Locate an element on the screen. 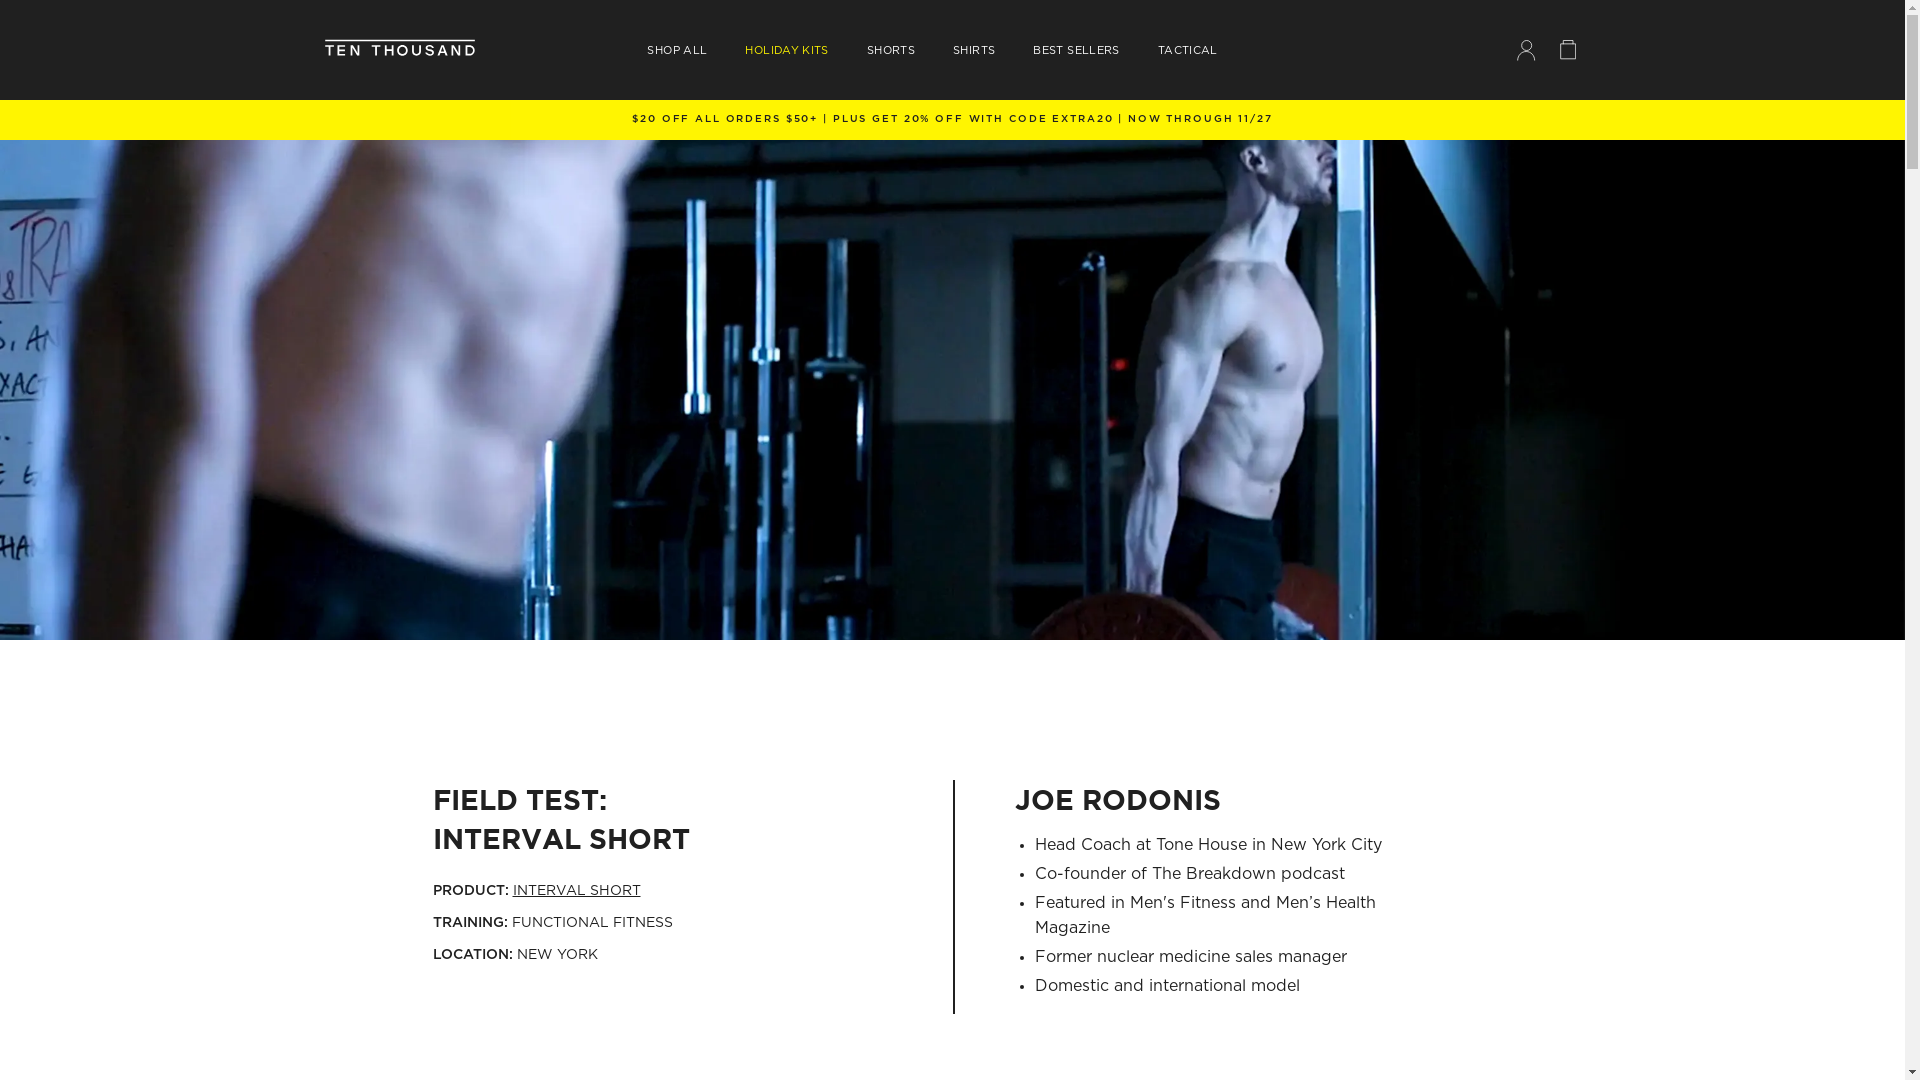 The height and width of the screenshot is (1080, 1920). 'SHIRTS' is located at coordinates (974, 49).